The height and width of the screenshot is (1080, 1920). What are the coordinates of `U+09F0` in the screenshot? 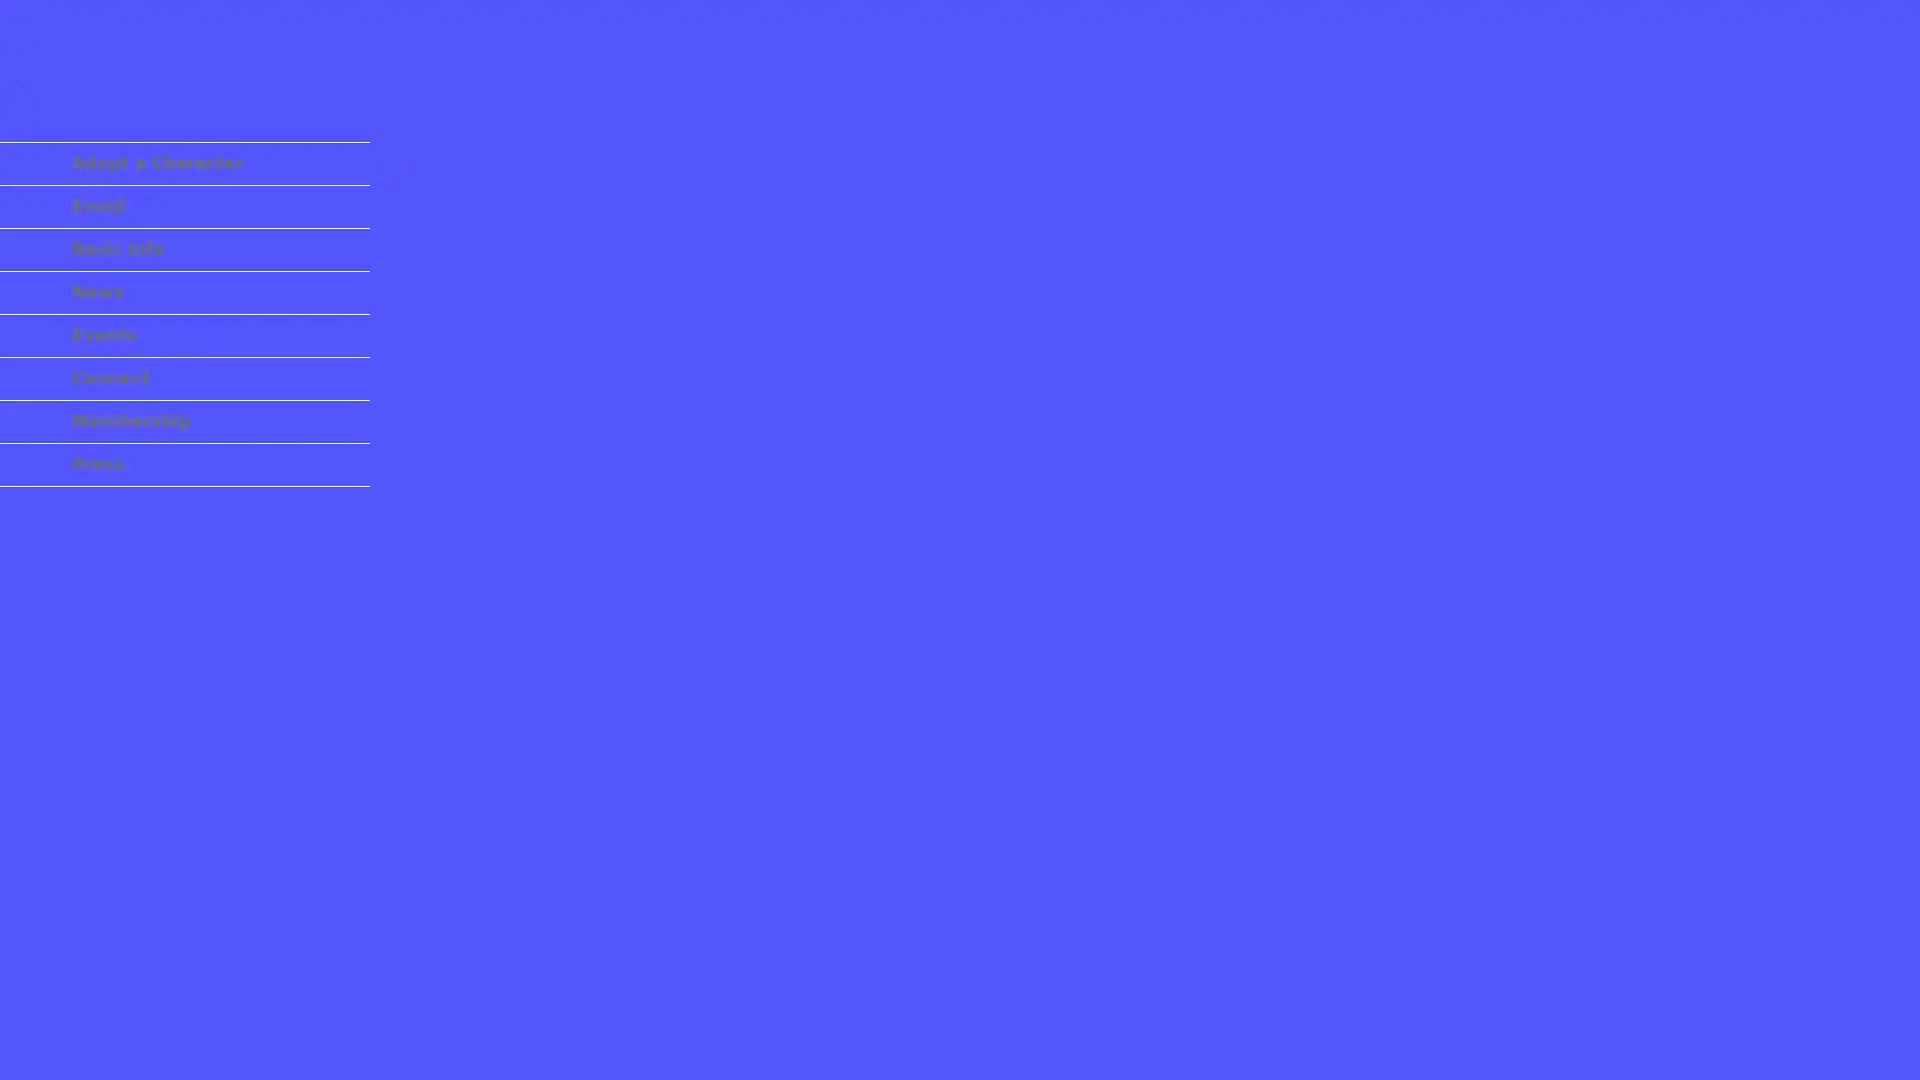 It's located at (752, 857).